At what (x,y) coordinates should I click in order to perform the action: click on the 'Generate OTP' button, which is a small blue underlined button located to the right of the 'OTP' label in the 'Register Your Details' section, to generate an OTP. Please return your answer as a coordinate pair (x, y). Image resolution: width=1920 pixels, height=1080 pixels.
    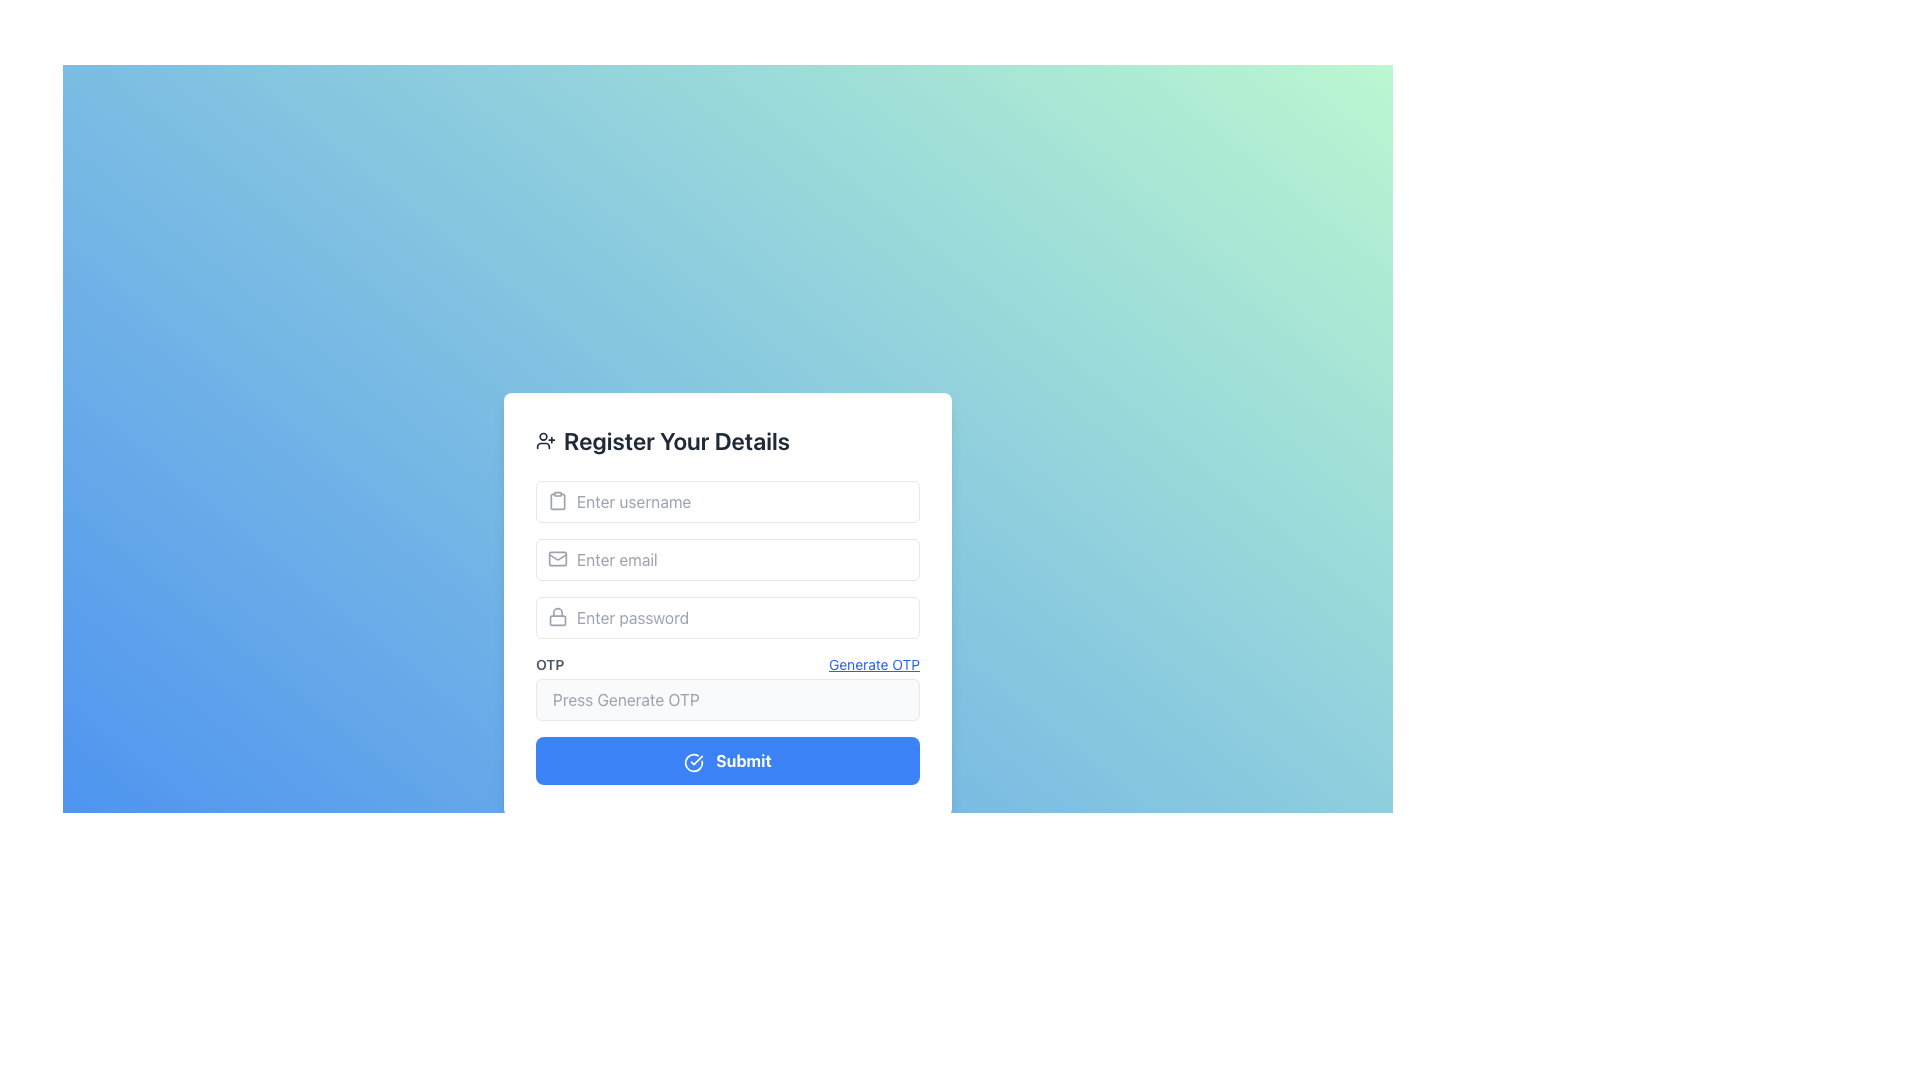
    Looking at the image, I should click on (873, 664).